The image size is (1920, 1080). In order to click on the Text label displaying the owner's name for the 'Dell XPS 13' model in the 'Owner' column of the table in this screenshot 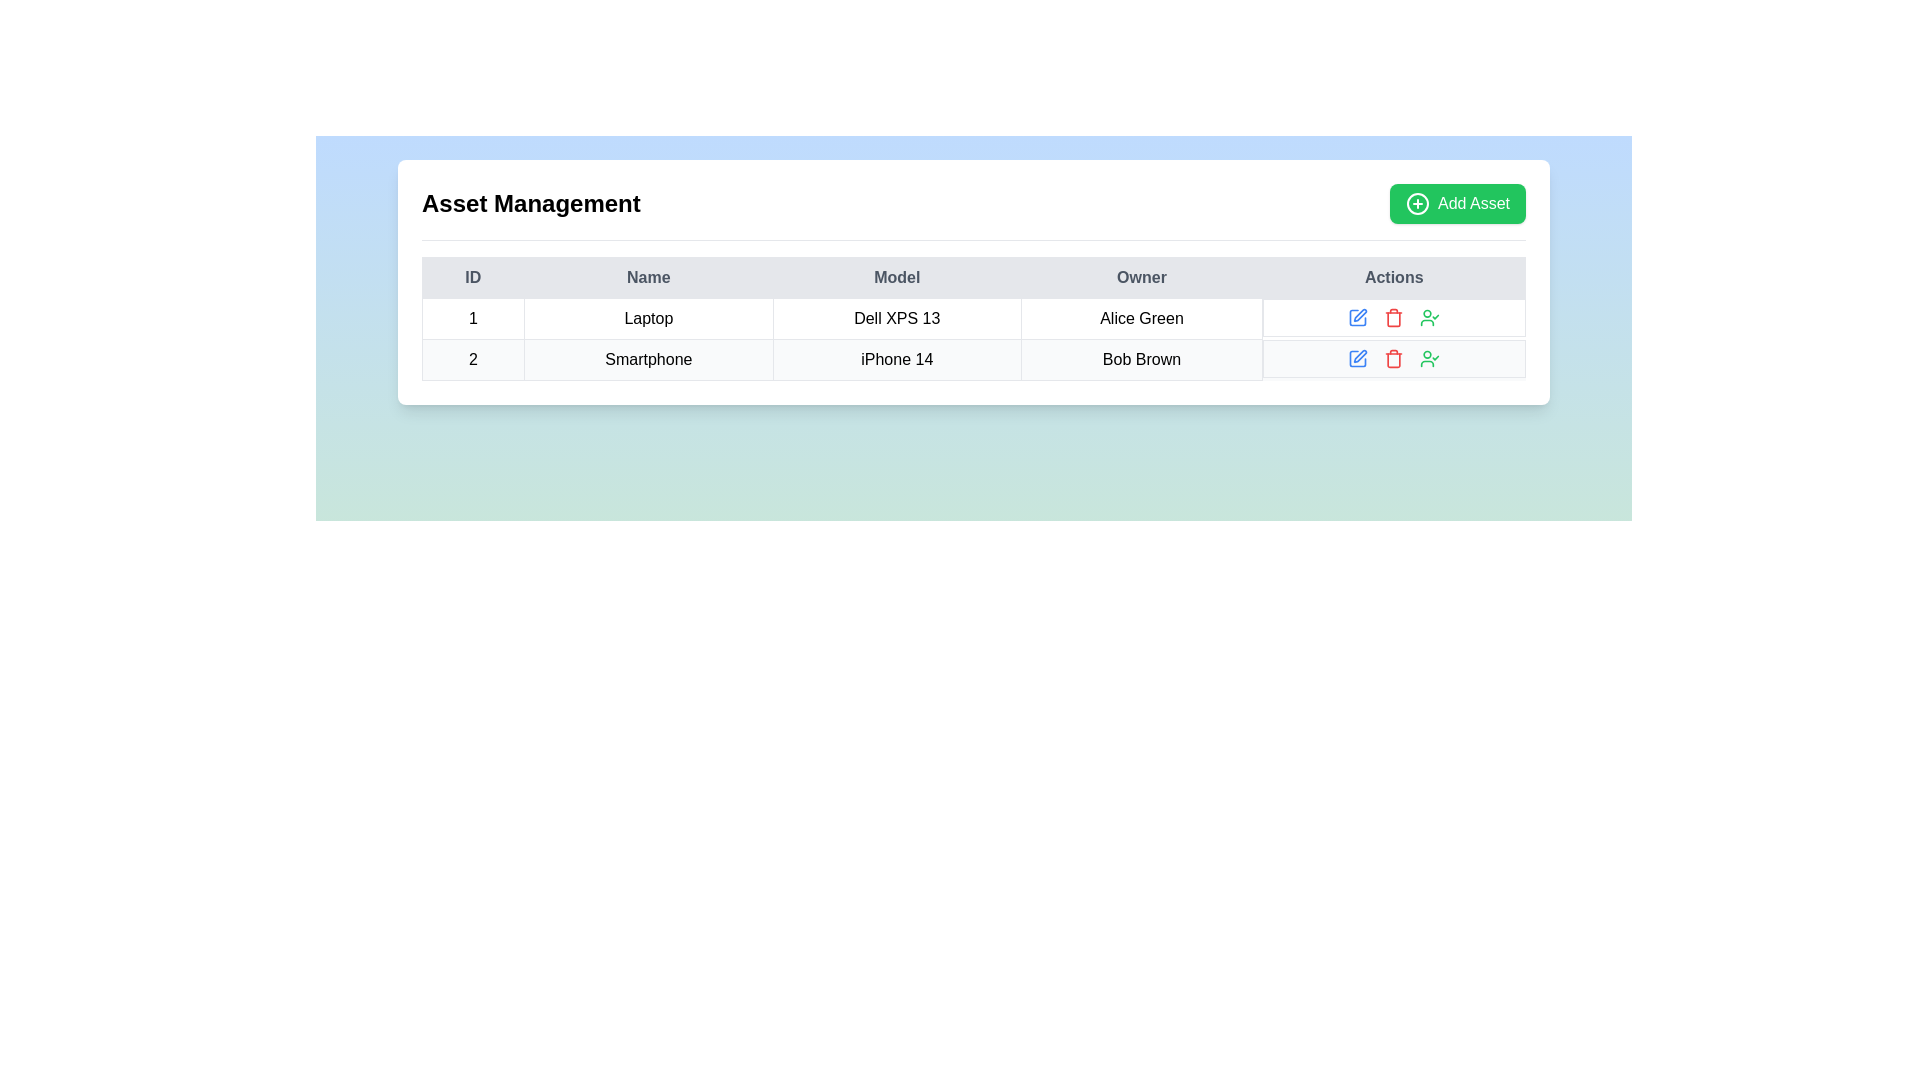, I will do `click(1142, 318)`.